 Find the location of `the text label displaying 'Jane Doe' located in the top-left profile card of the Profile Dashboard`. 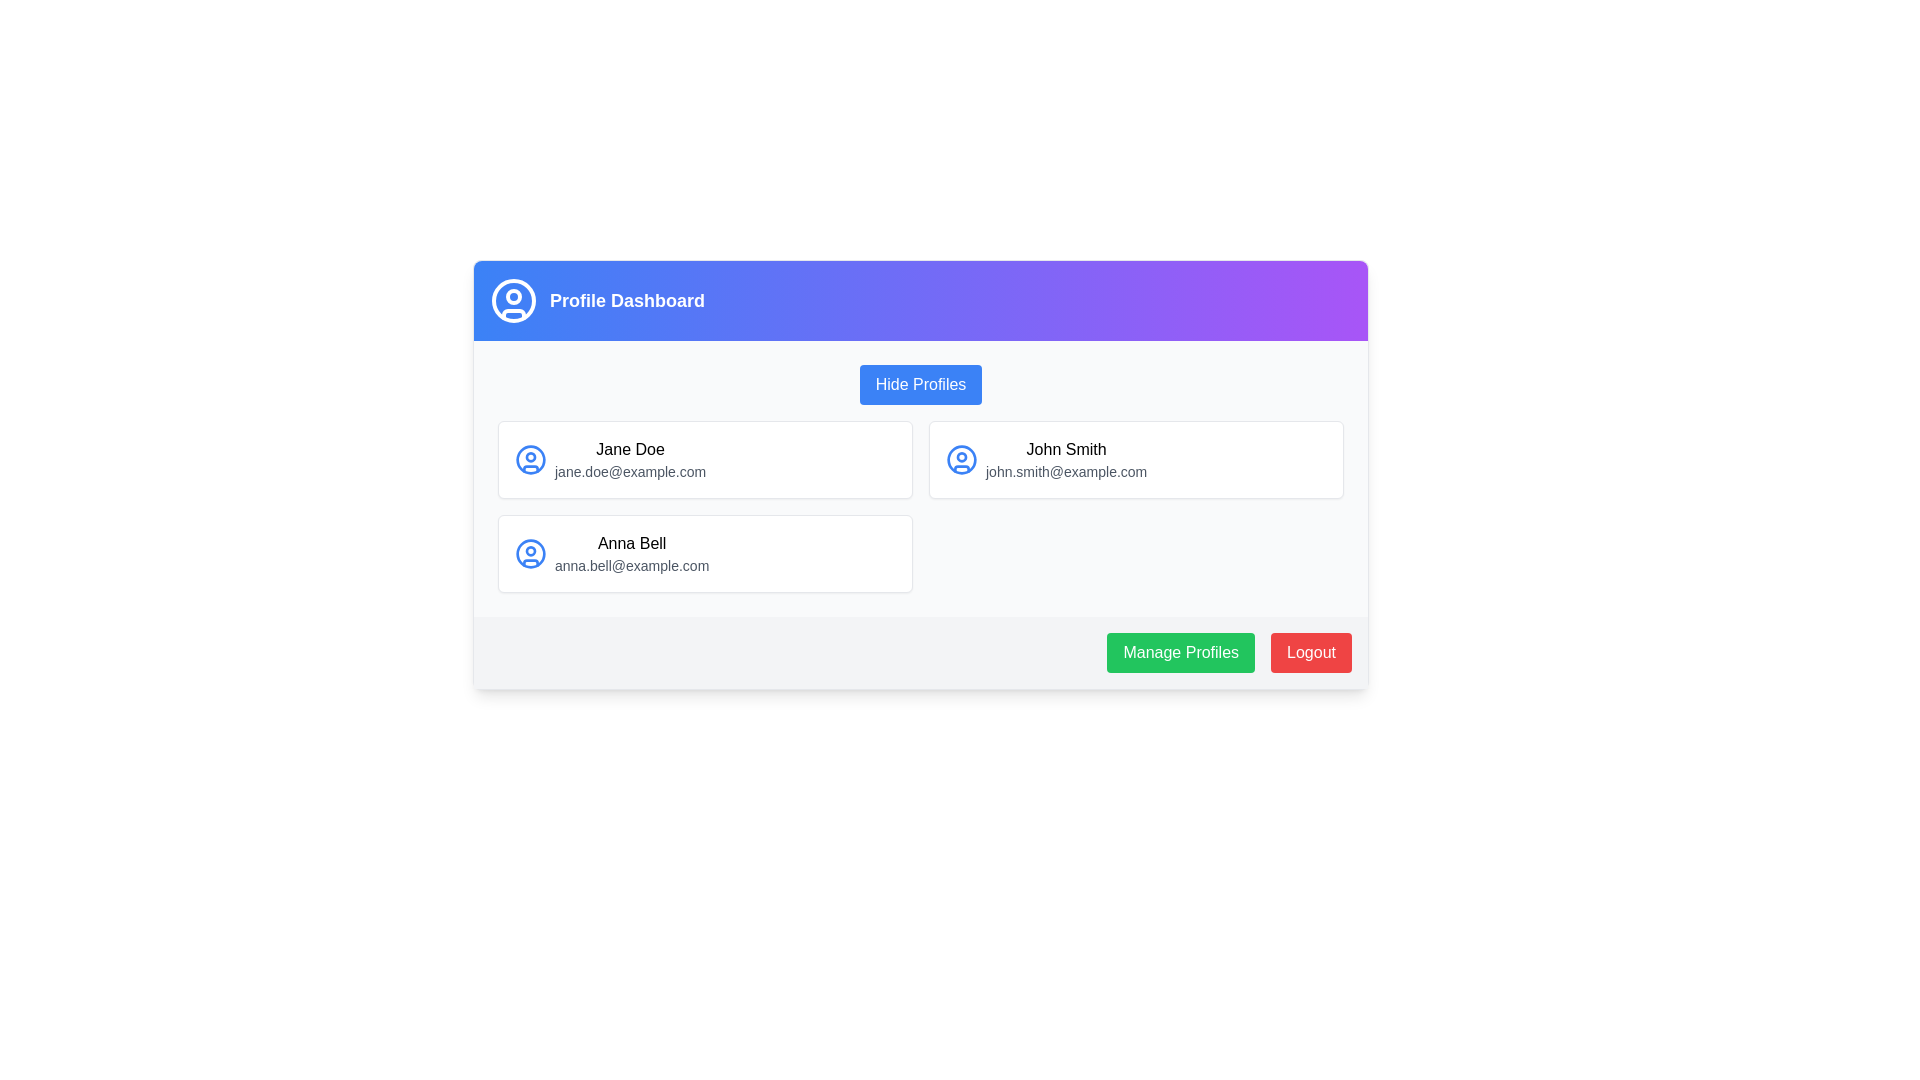

the text label displaying 'Jane Doe' located in the top-left profile card of the Profile Dashboard is located at coordinates (629, 450).